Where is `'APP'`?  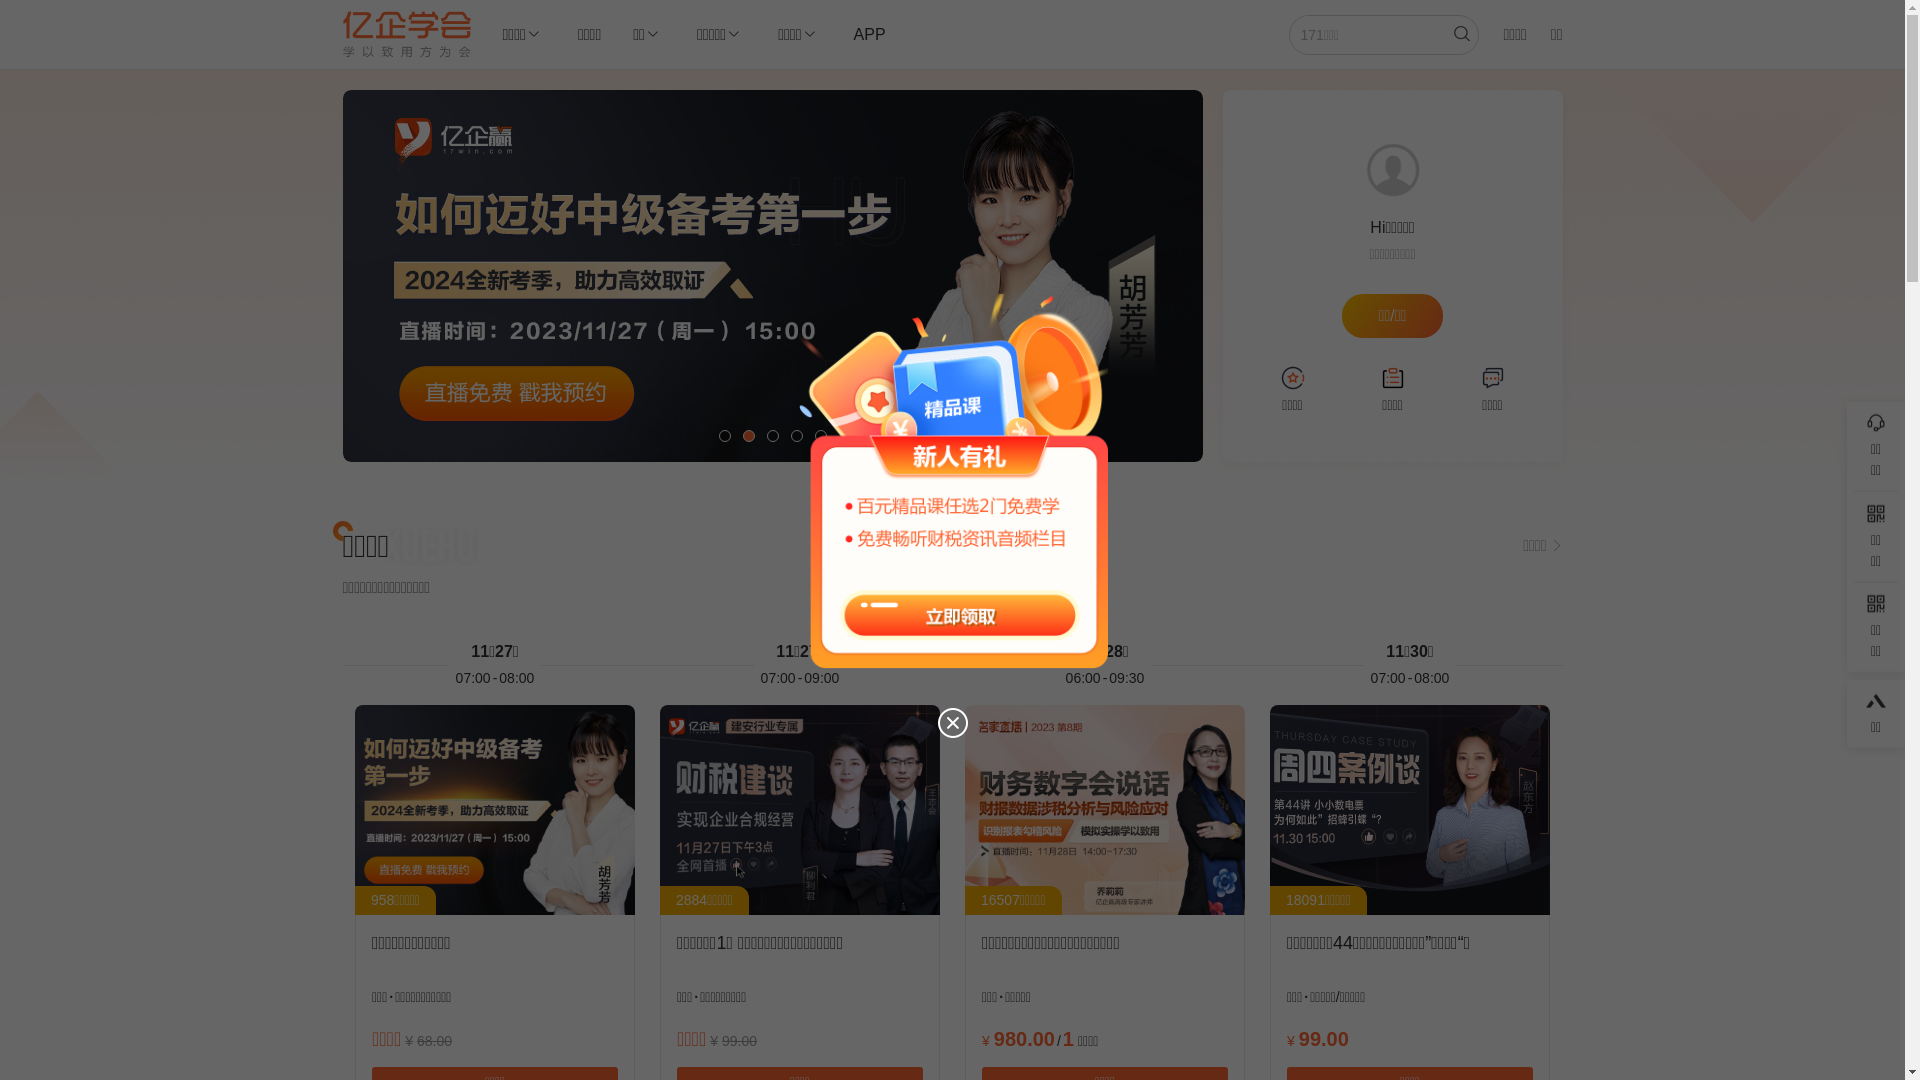
'APP' is located at coordinates (869, 34).